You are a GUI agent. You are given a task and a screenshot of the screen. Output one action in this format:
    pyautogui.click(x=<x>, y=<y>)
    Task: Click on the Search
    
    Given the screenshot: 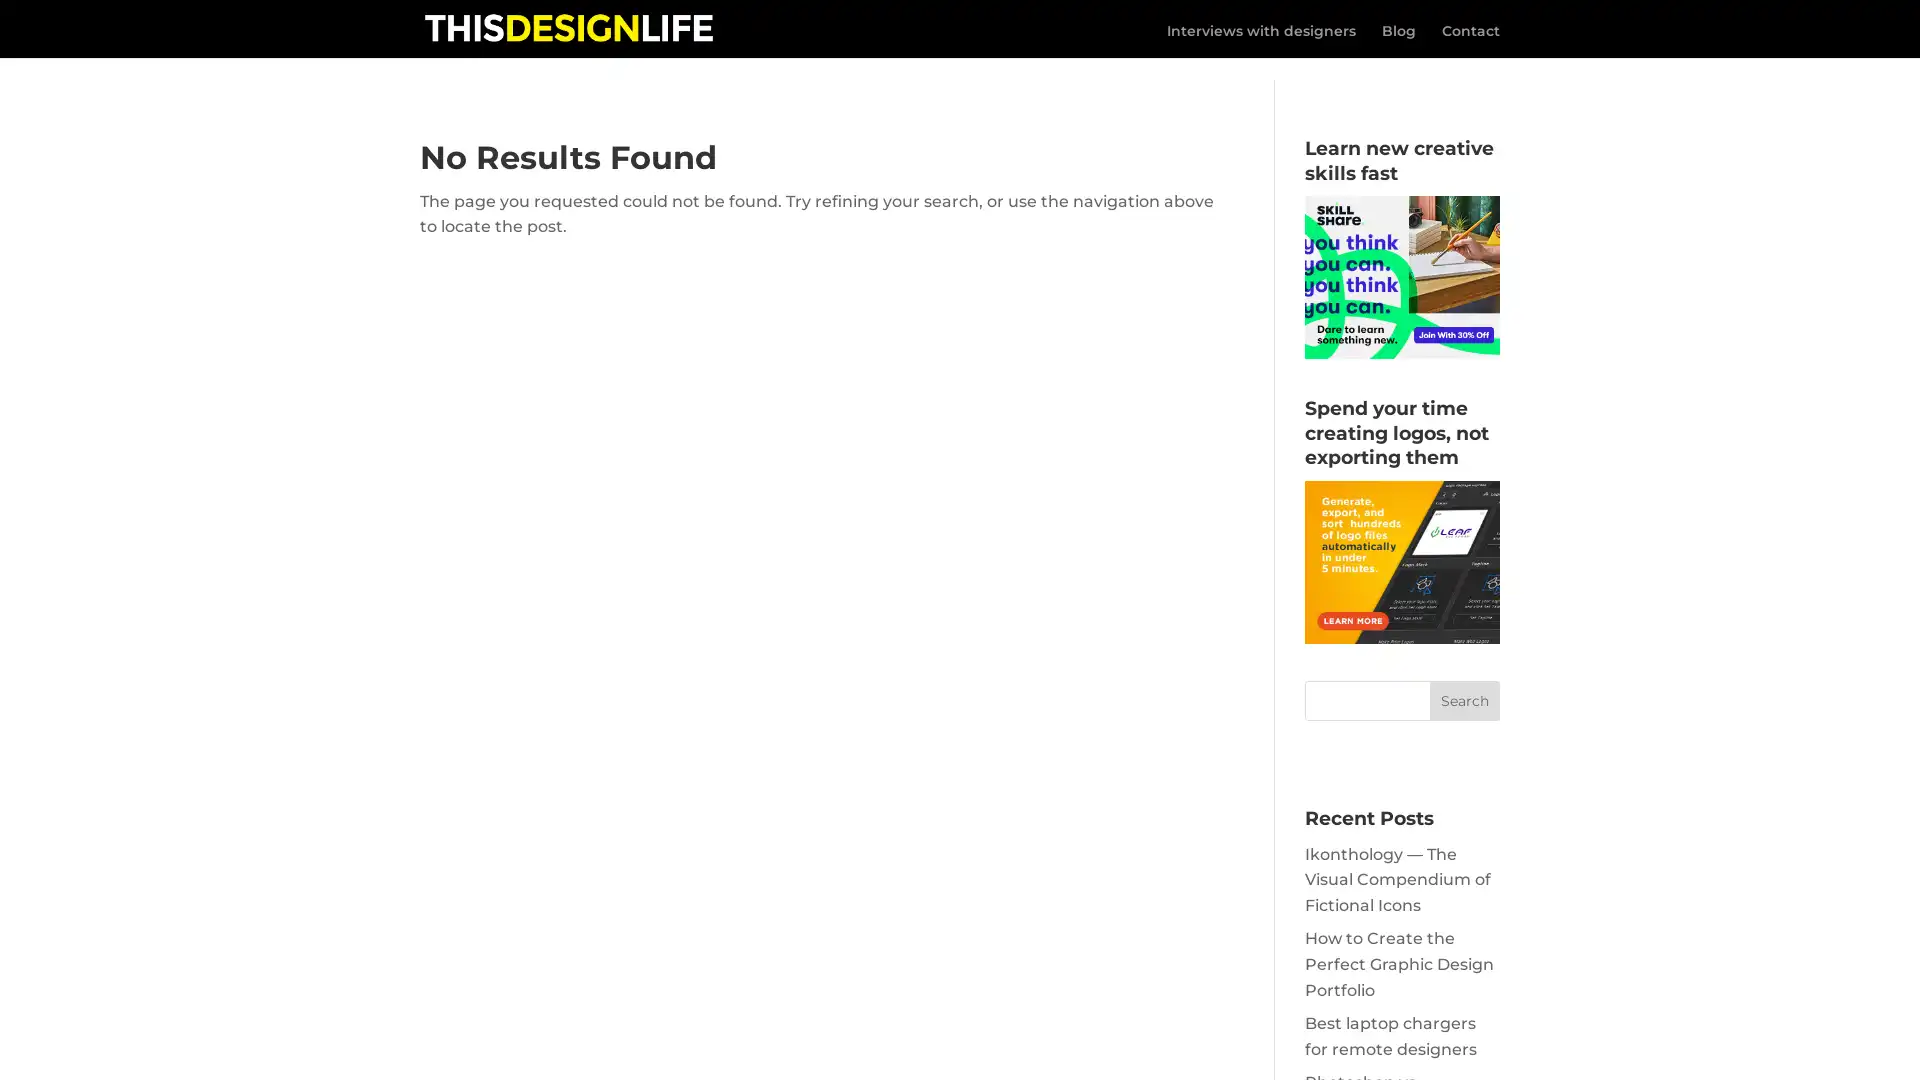 What is the action you would take?
    pyautogui.click(x=1464, y=677)
    